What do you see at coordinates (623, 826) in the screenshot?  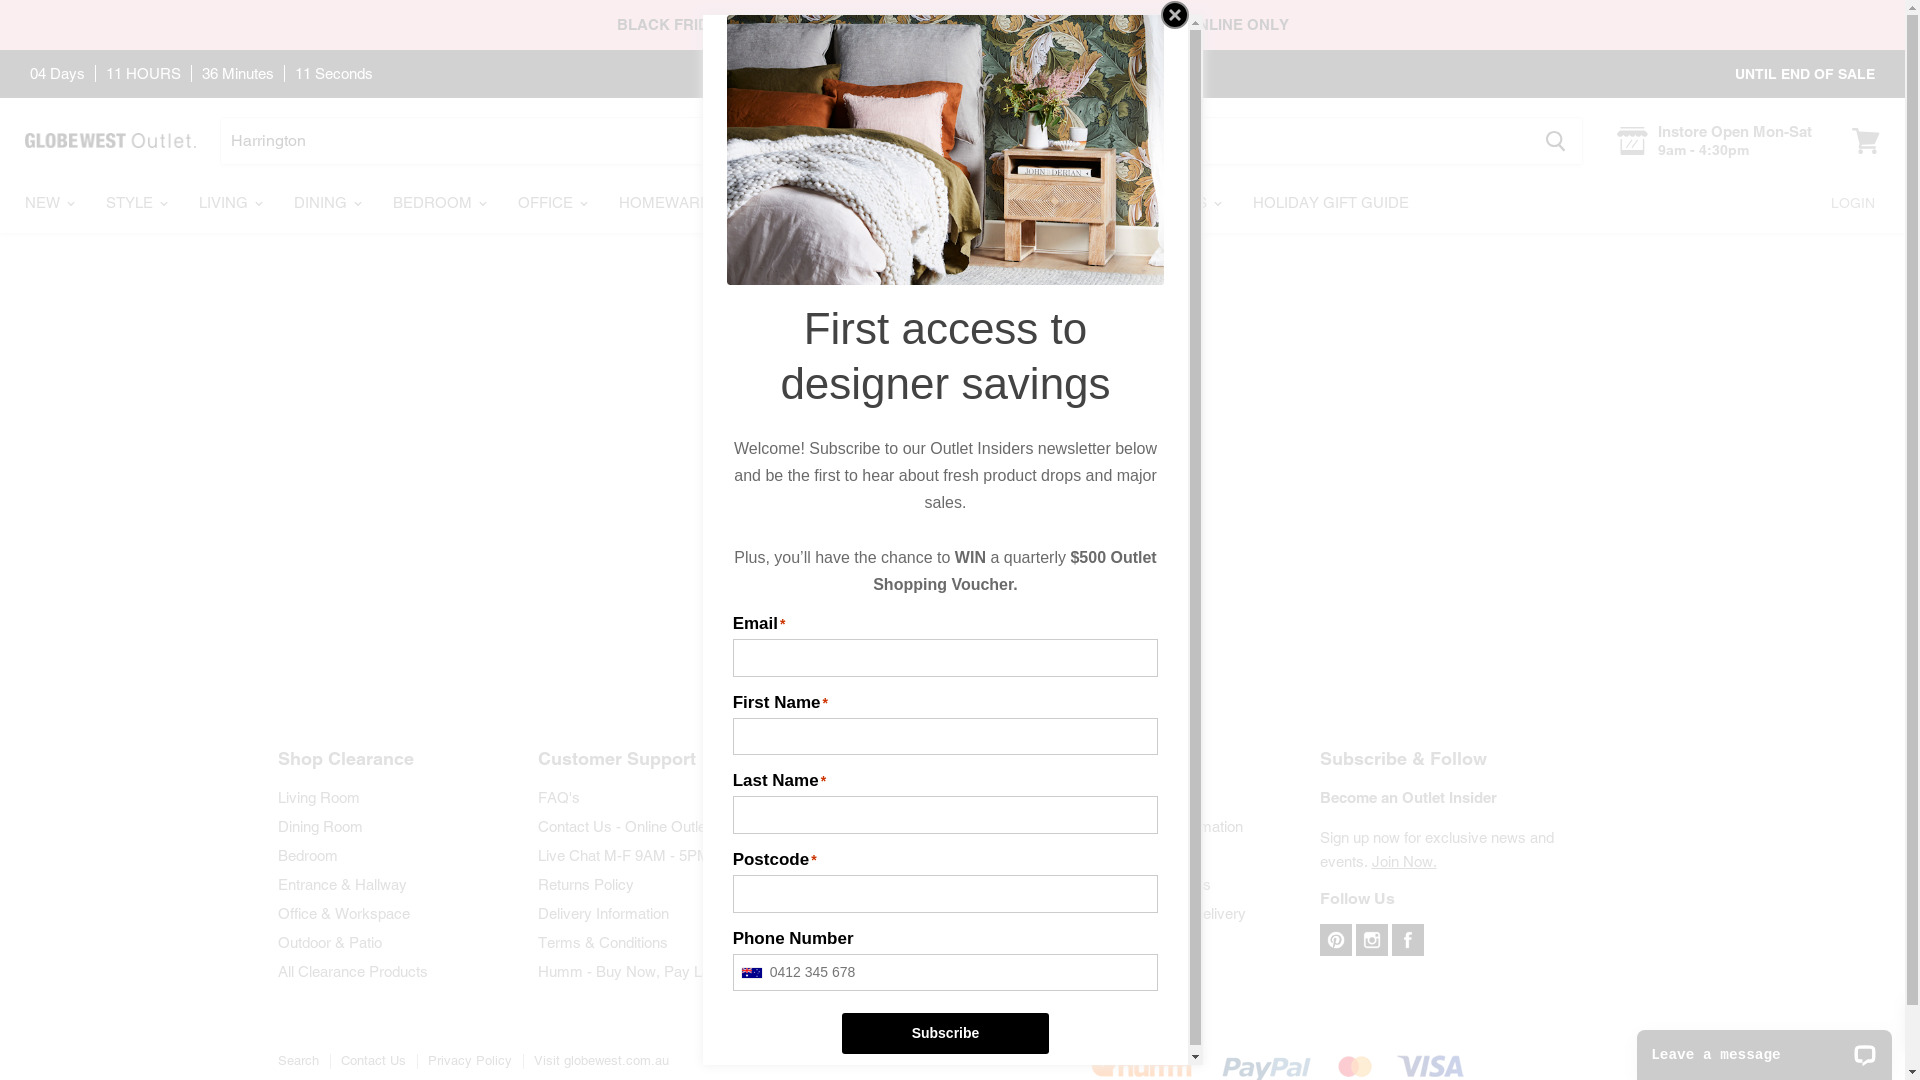 I see `'Contact Us - Online Outlet'` at bounding box center [623, 826].